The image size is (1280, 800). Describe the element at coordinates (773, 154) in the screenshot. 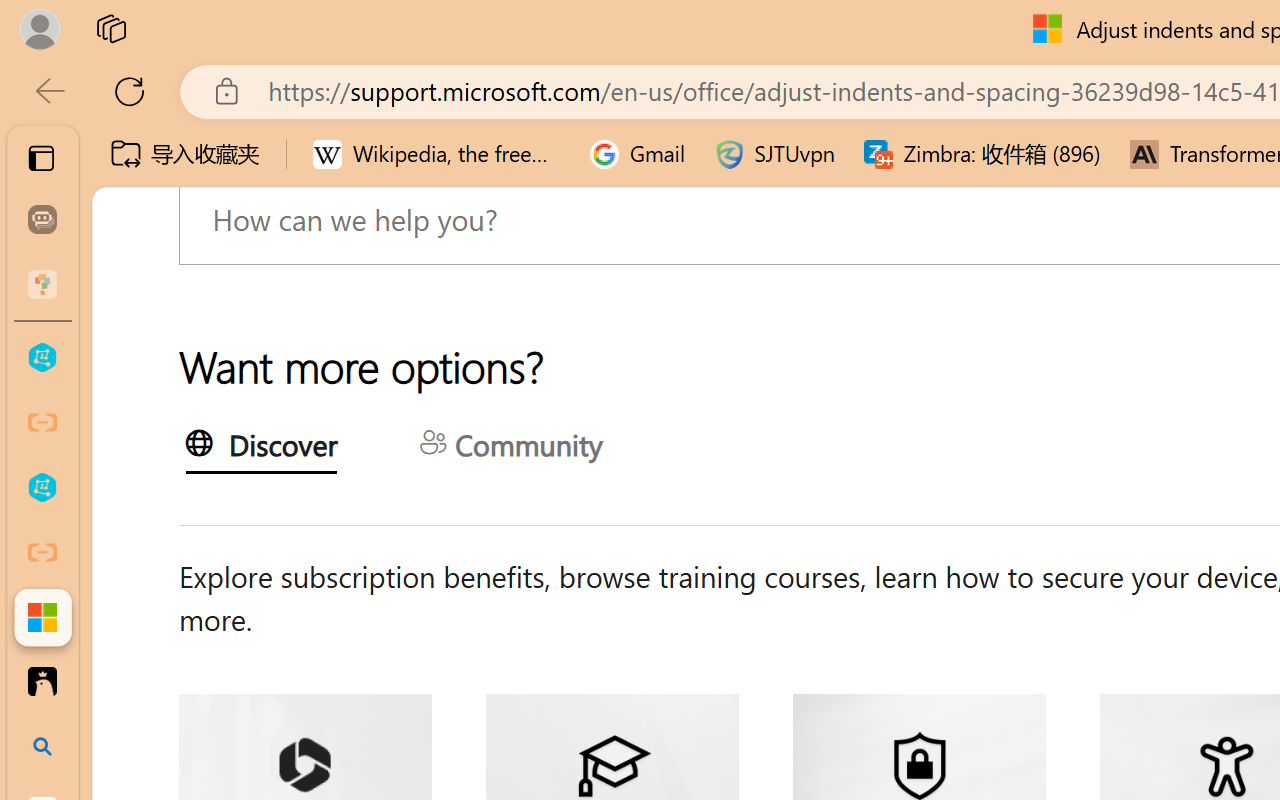

I see `'SJTUvpn'` at that location.